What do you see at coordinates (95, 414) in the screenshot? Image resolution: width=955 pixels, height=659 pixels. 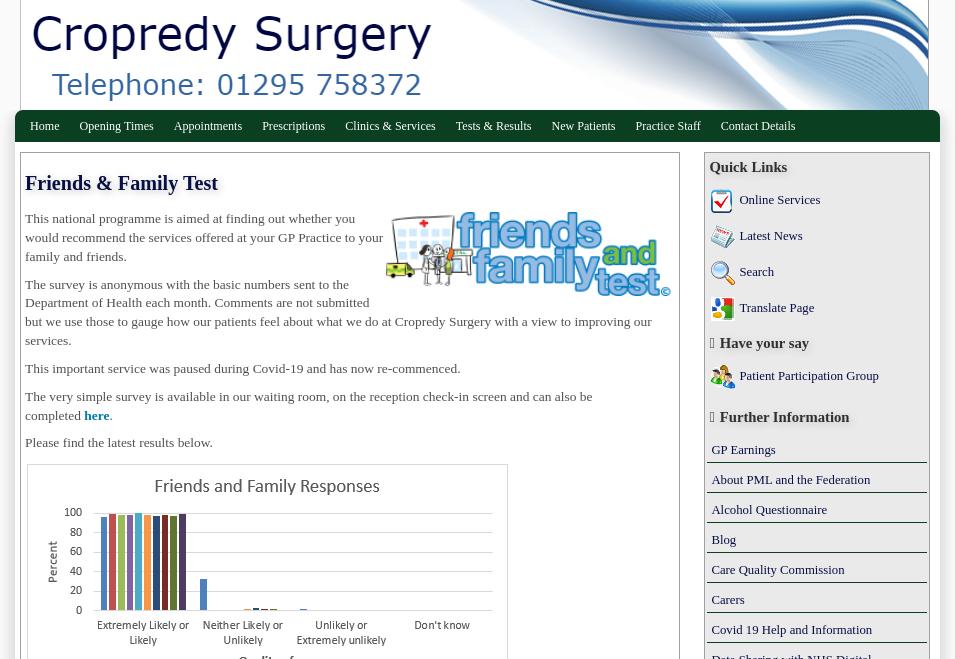 I see `'here'` at bounding box center [95, 414].